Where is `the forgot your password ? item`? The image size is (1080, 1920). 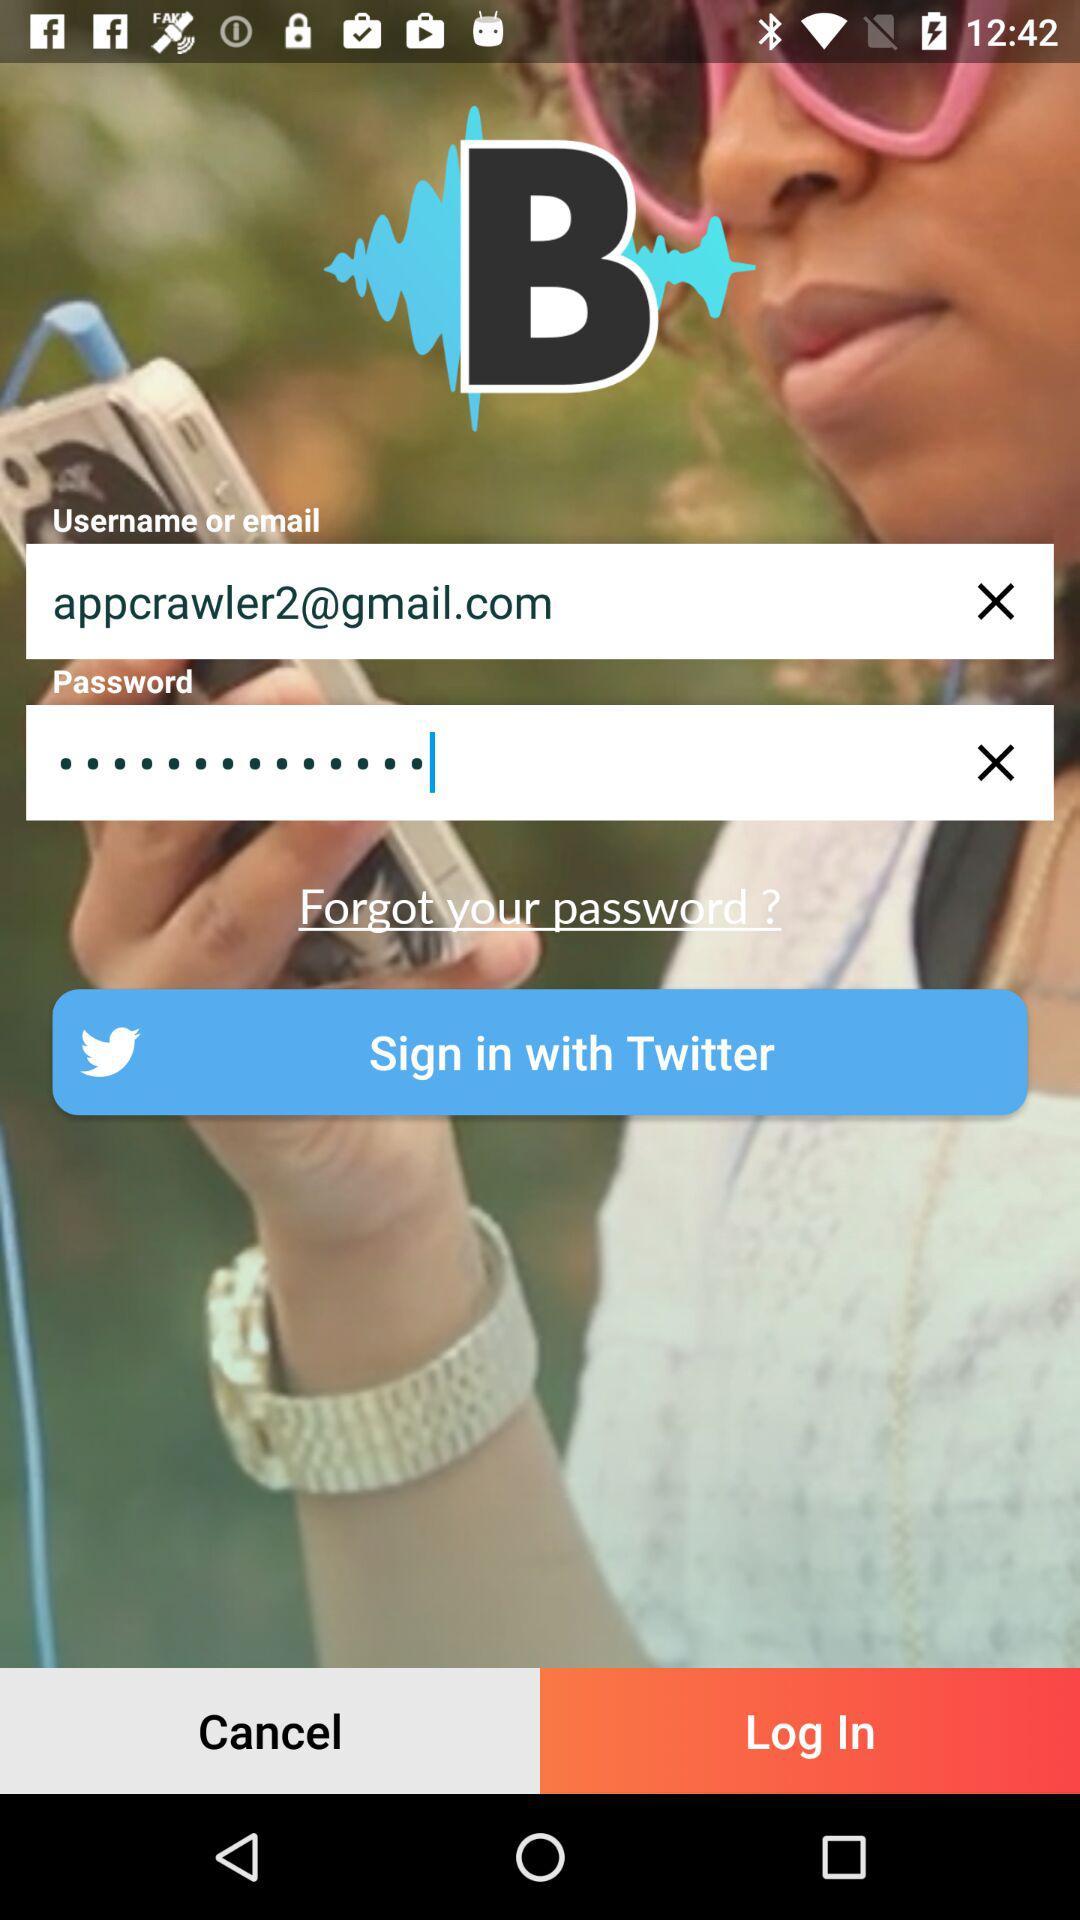
the forgot your password ? item is located at coordinates (540, 903).